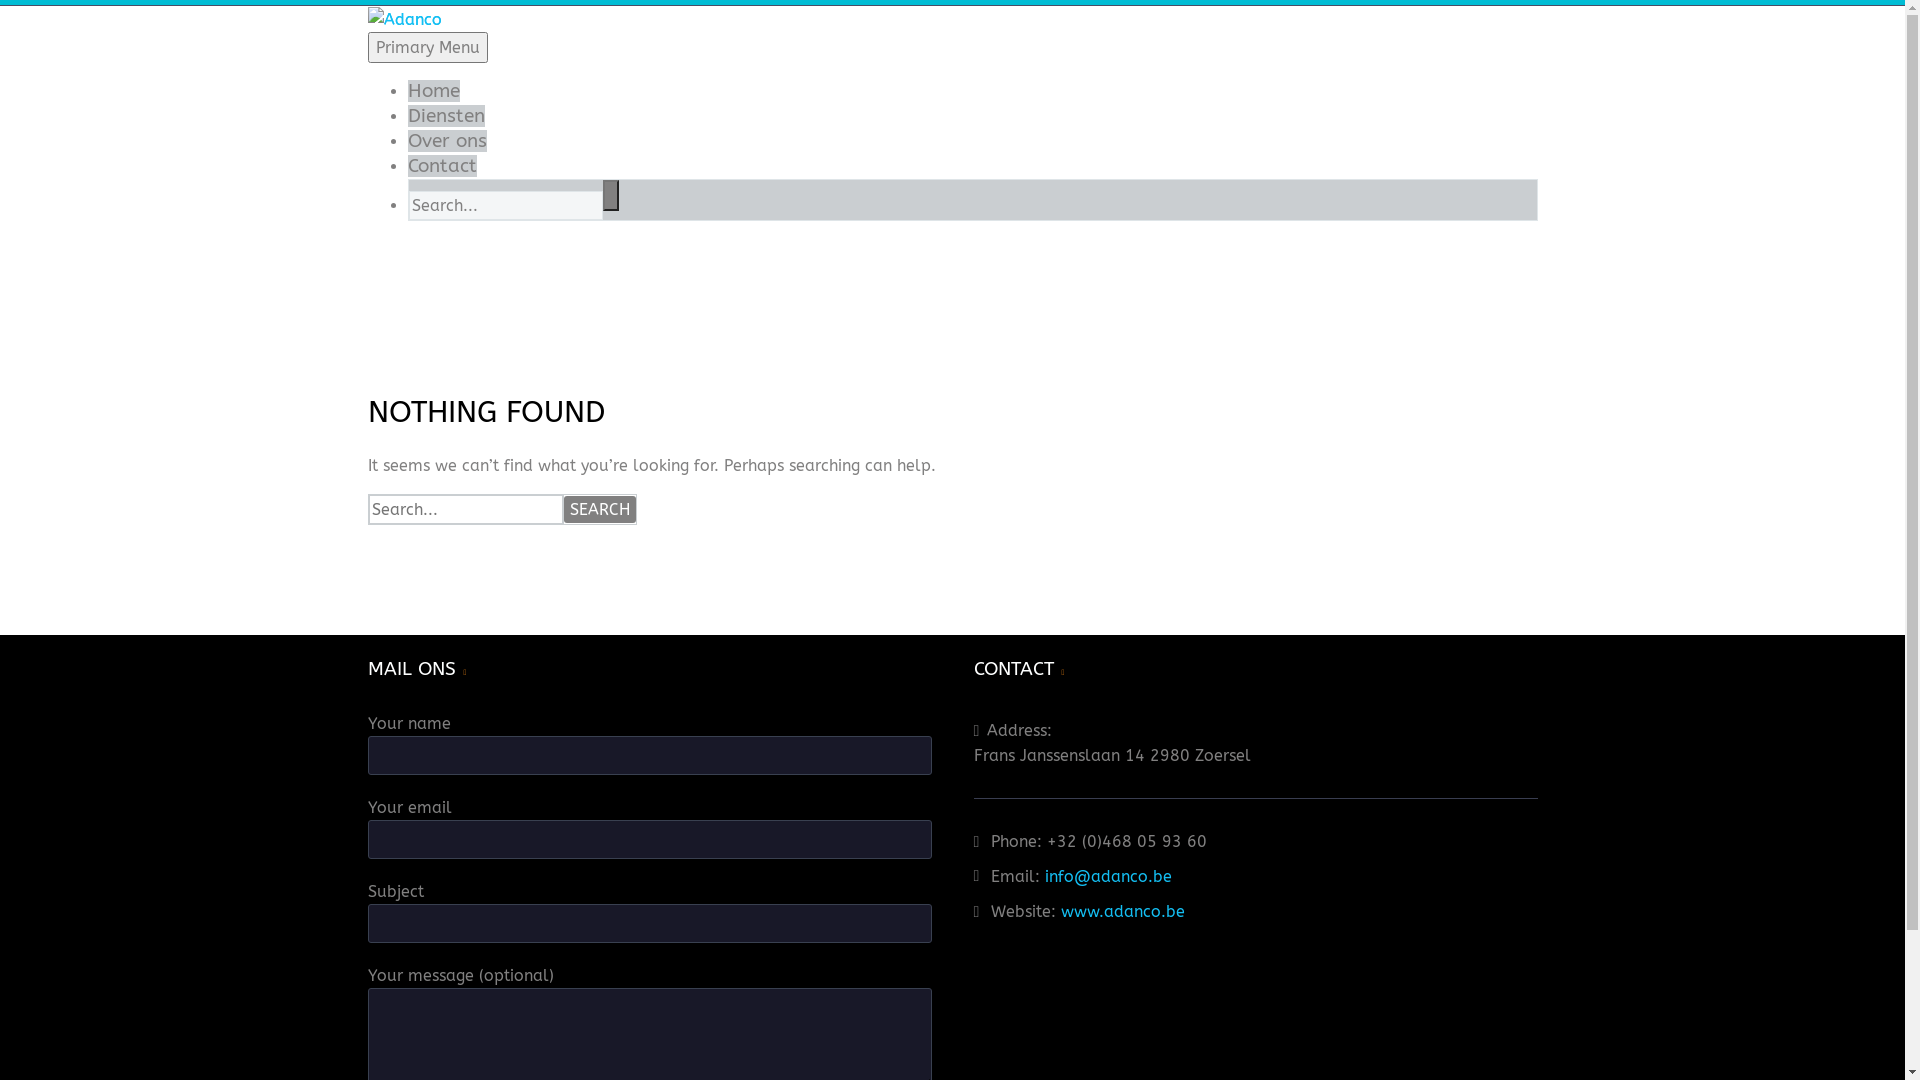 The width and height of the screenshot is (1920, 1080). Describe the element at coordinates (368, 46) in the screenshot. I see `'Primary Menu'` at that location.